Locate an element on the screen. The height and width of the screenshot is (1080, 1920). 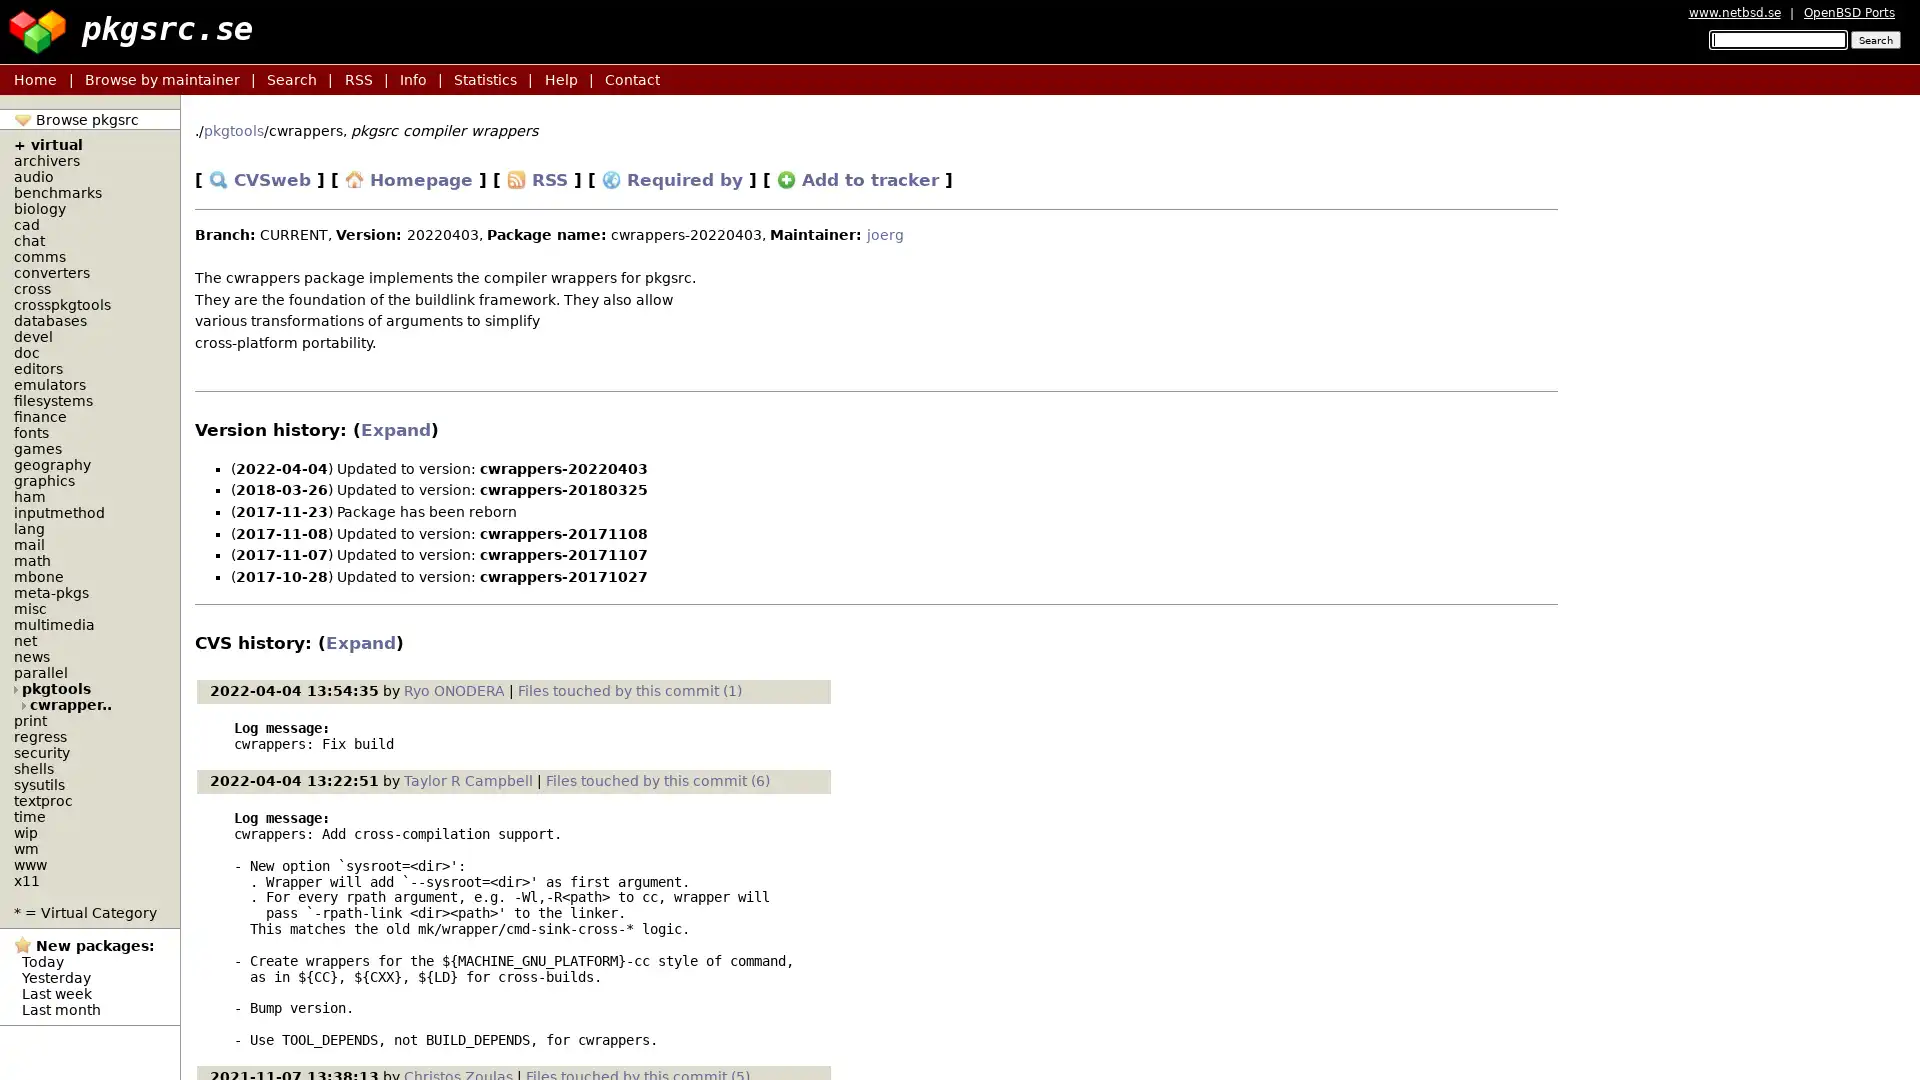
Search is located at coordinates (1874, 39).